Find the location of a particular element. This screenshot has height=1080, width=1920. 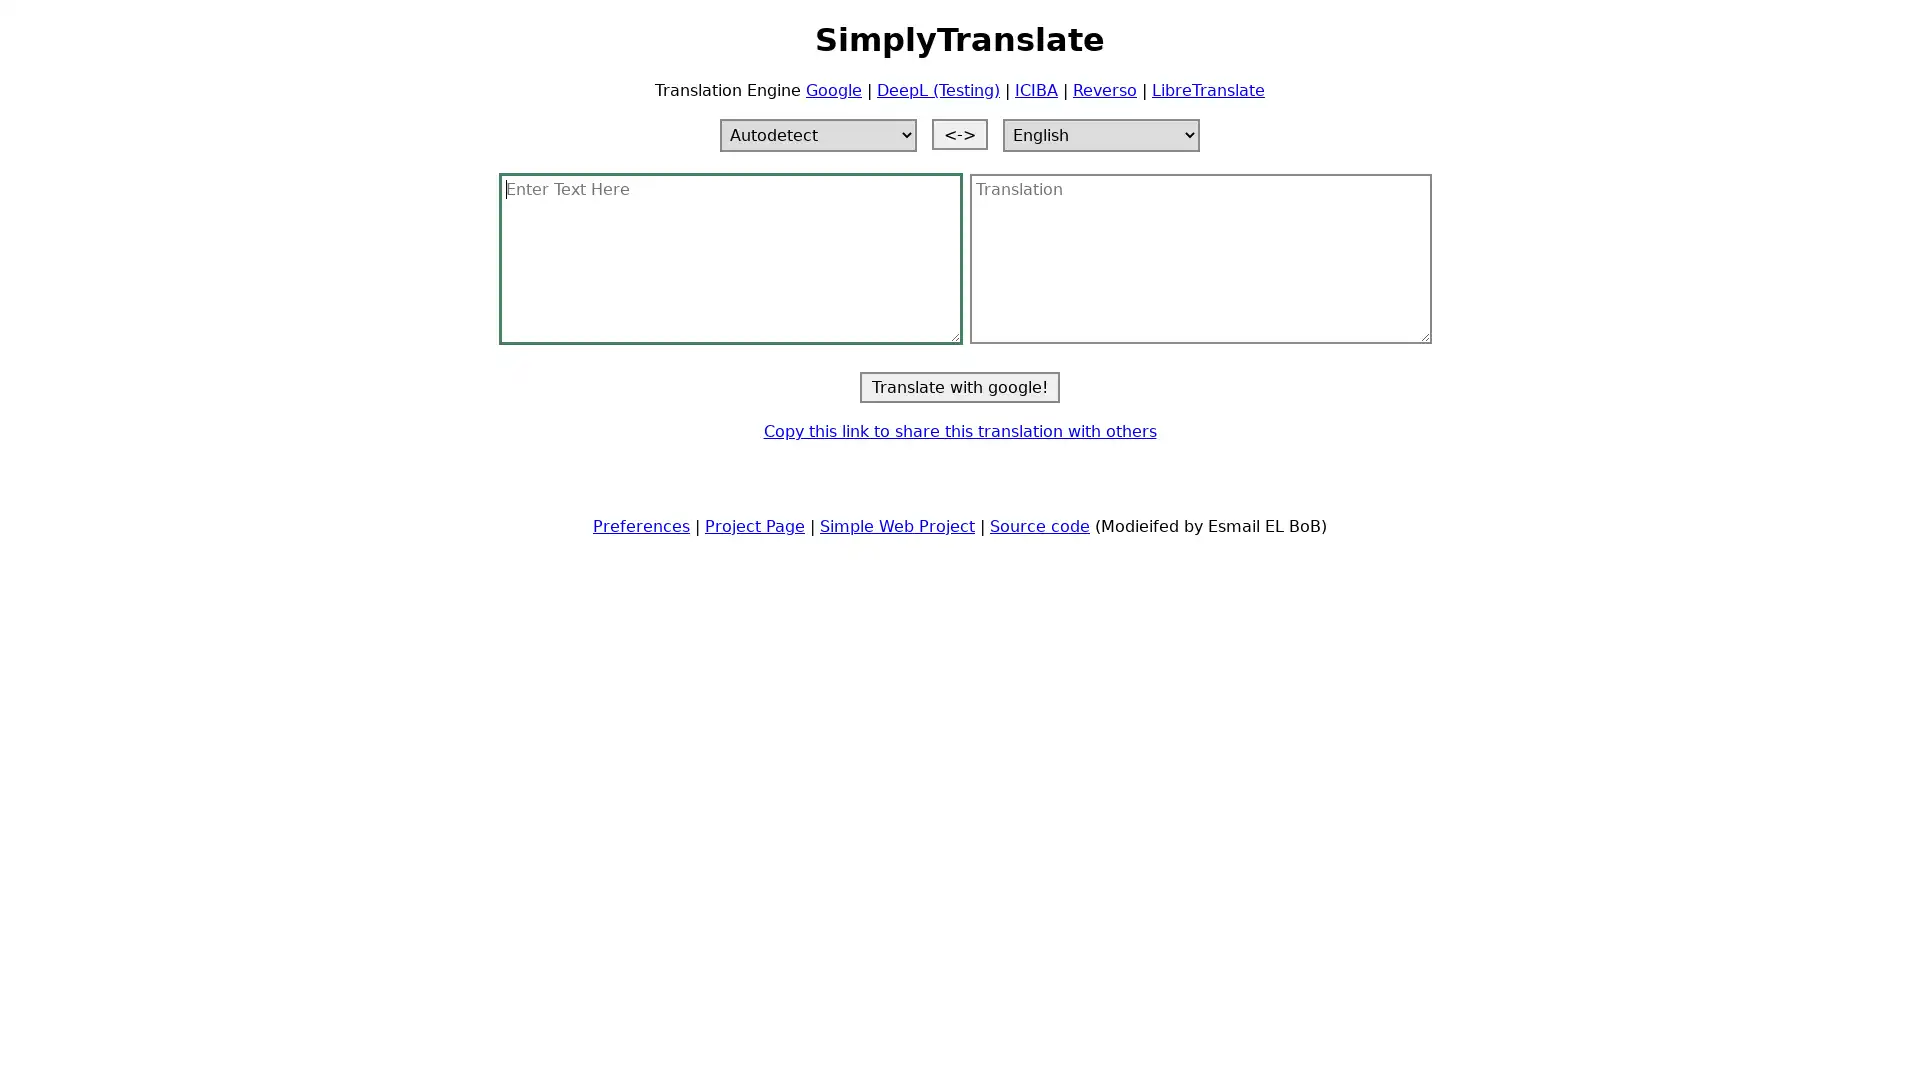

Translate with google! is located at coordinates (960, 386).